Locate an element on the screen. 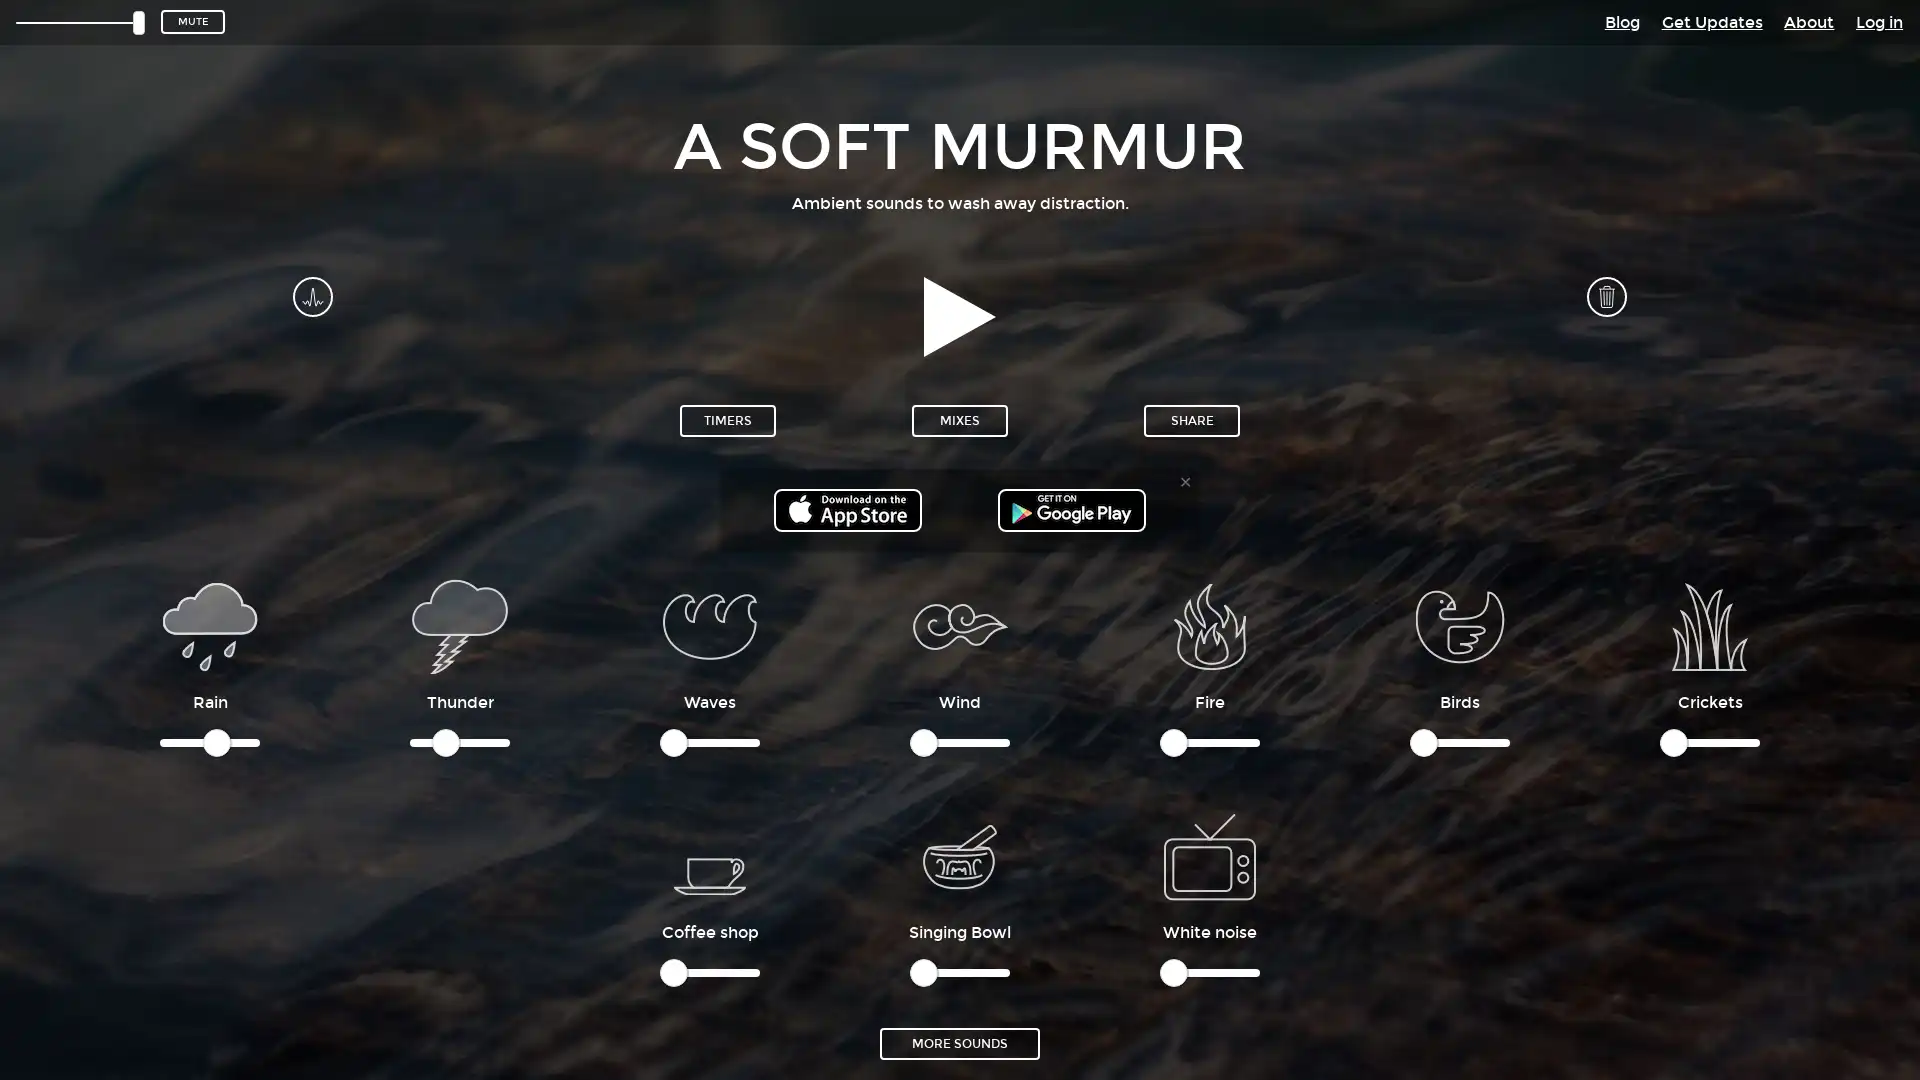  Get Updates is located at coordinates (1710, 21).